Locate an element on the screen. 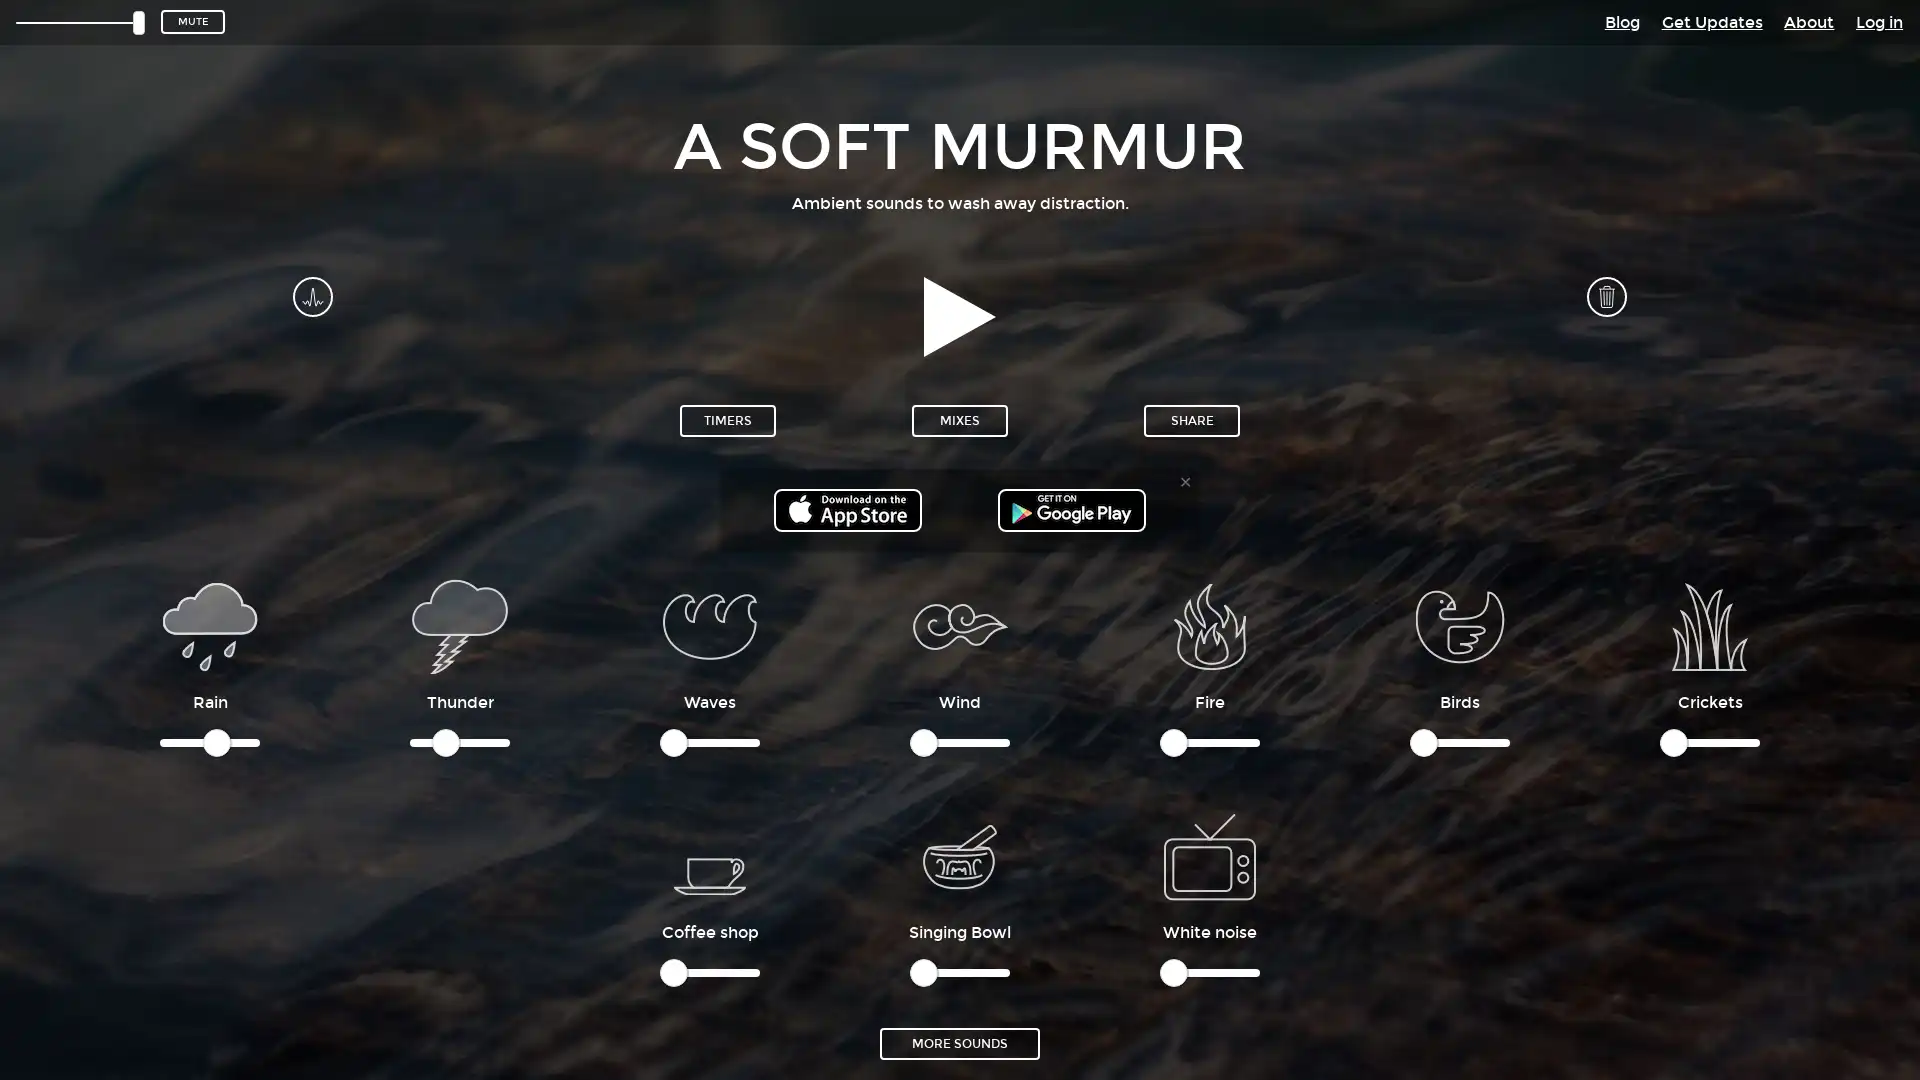  Get Updates is located at coordinates (1710, 21).